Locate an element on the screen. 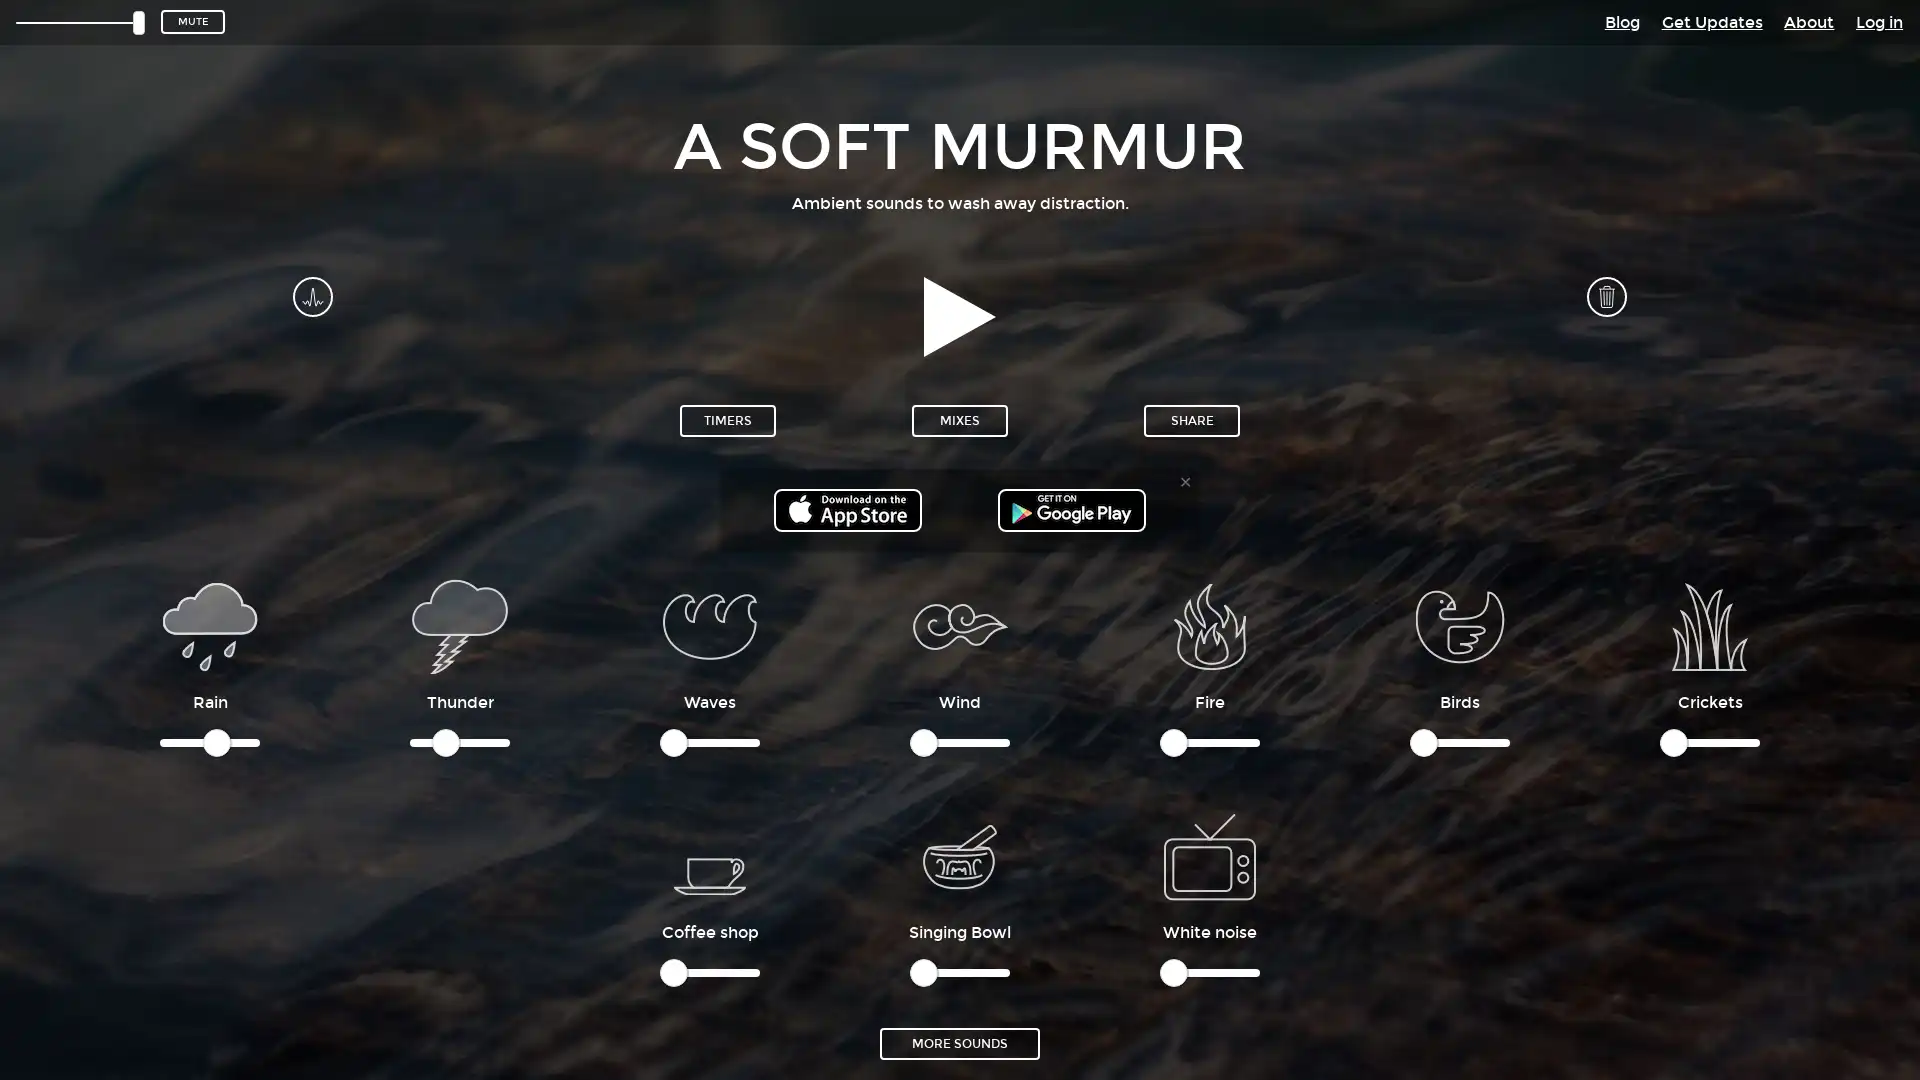  Get Updates is located at coordinates (1710, 21).